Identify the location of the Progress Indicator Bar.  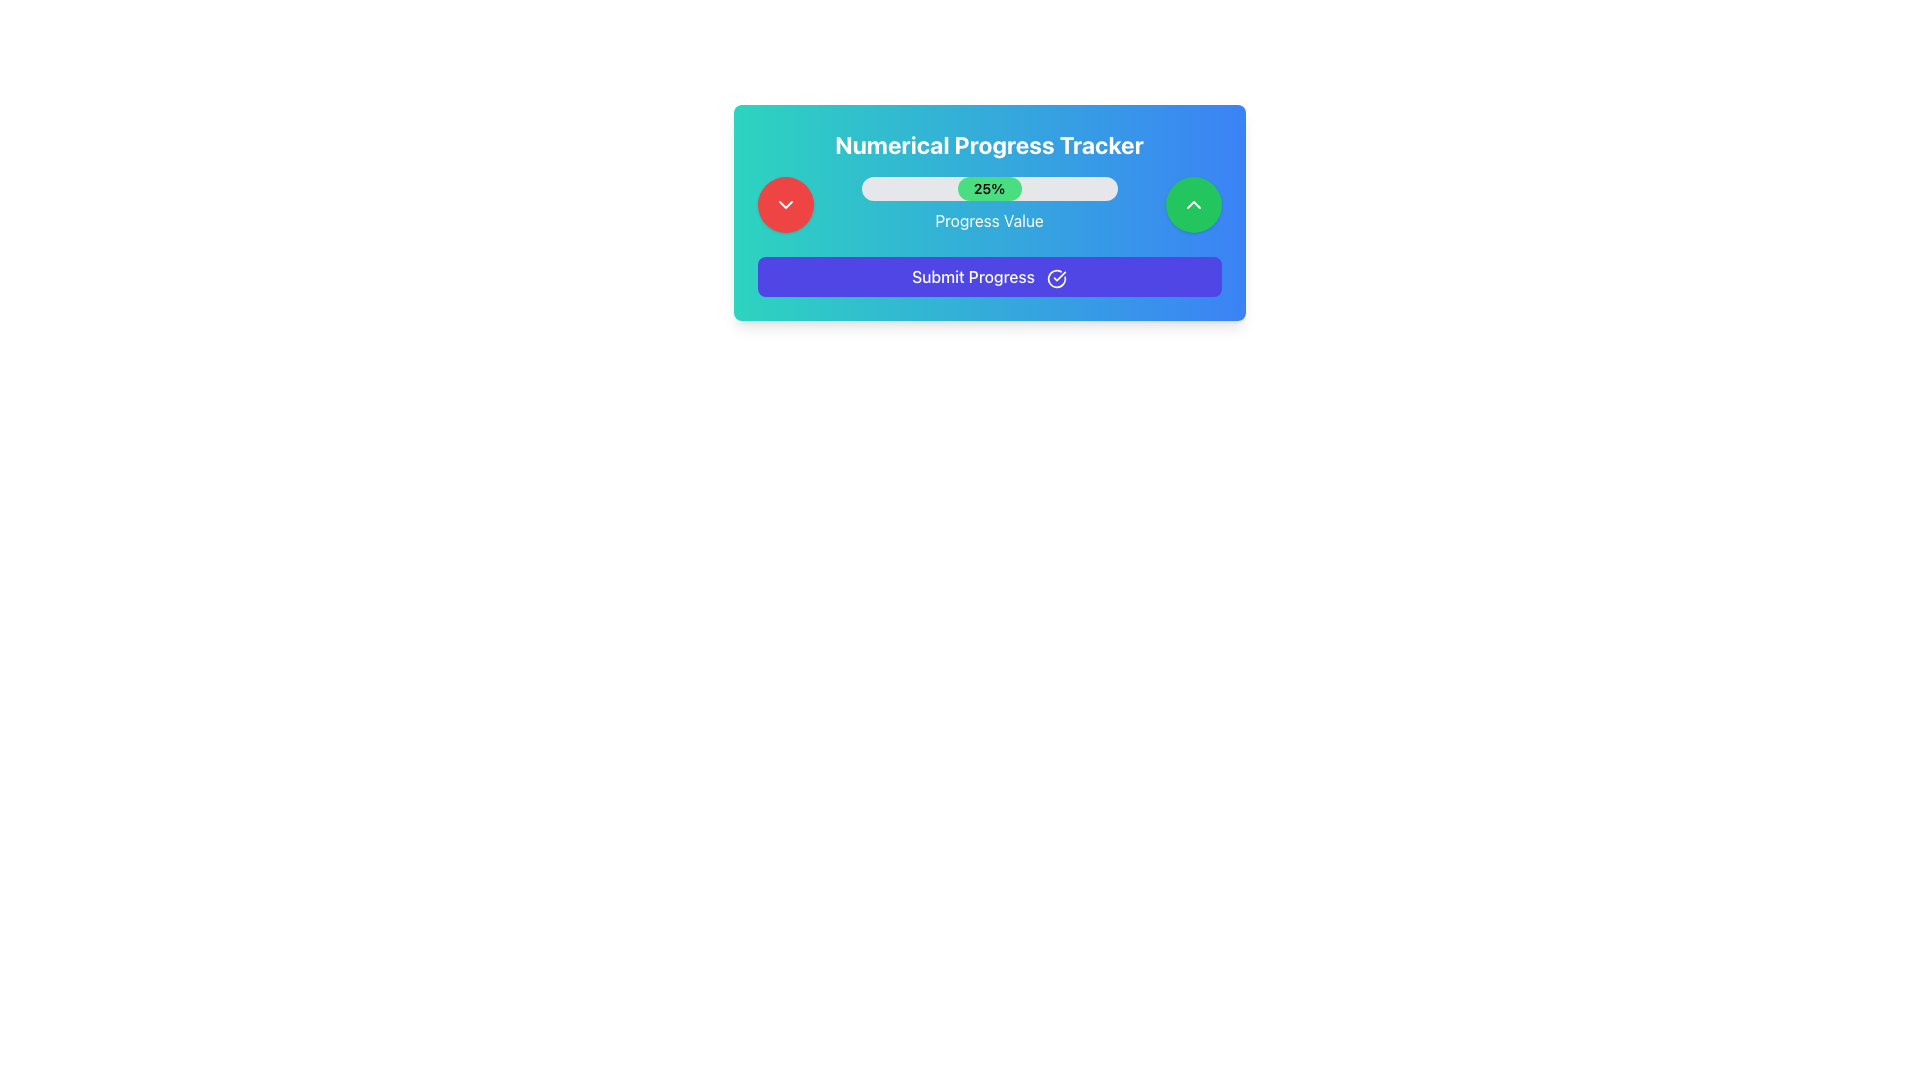
(989, 212).